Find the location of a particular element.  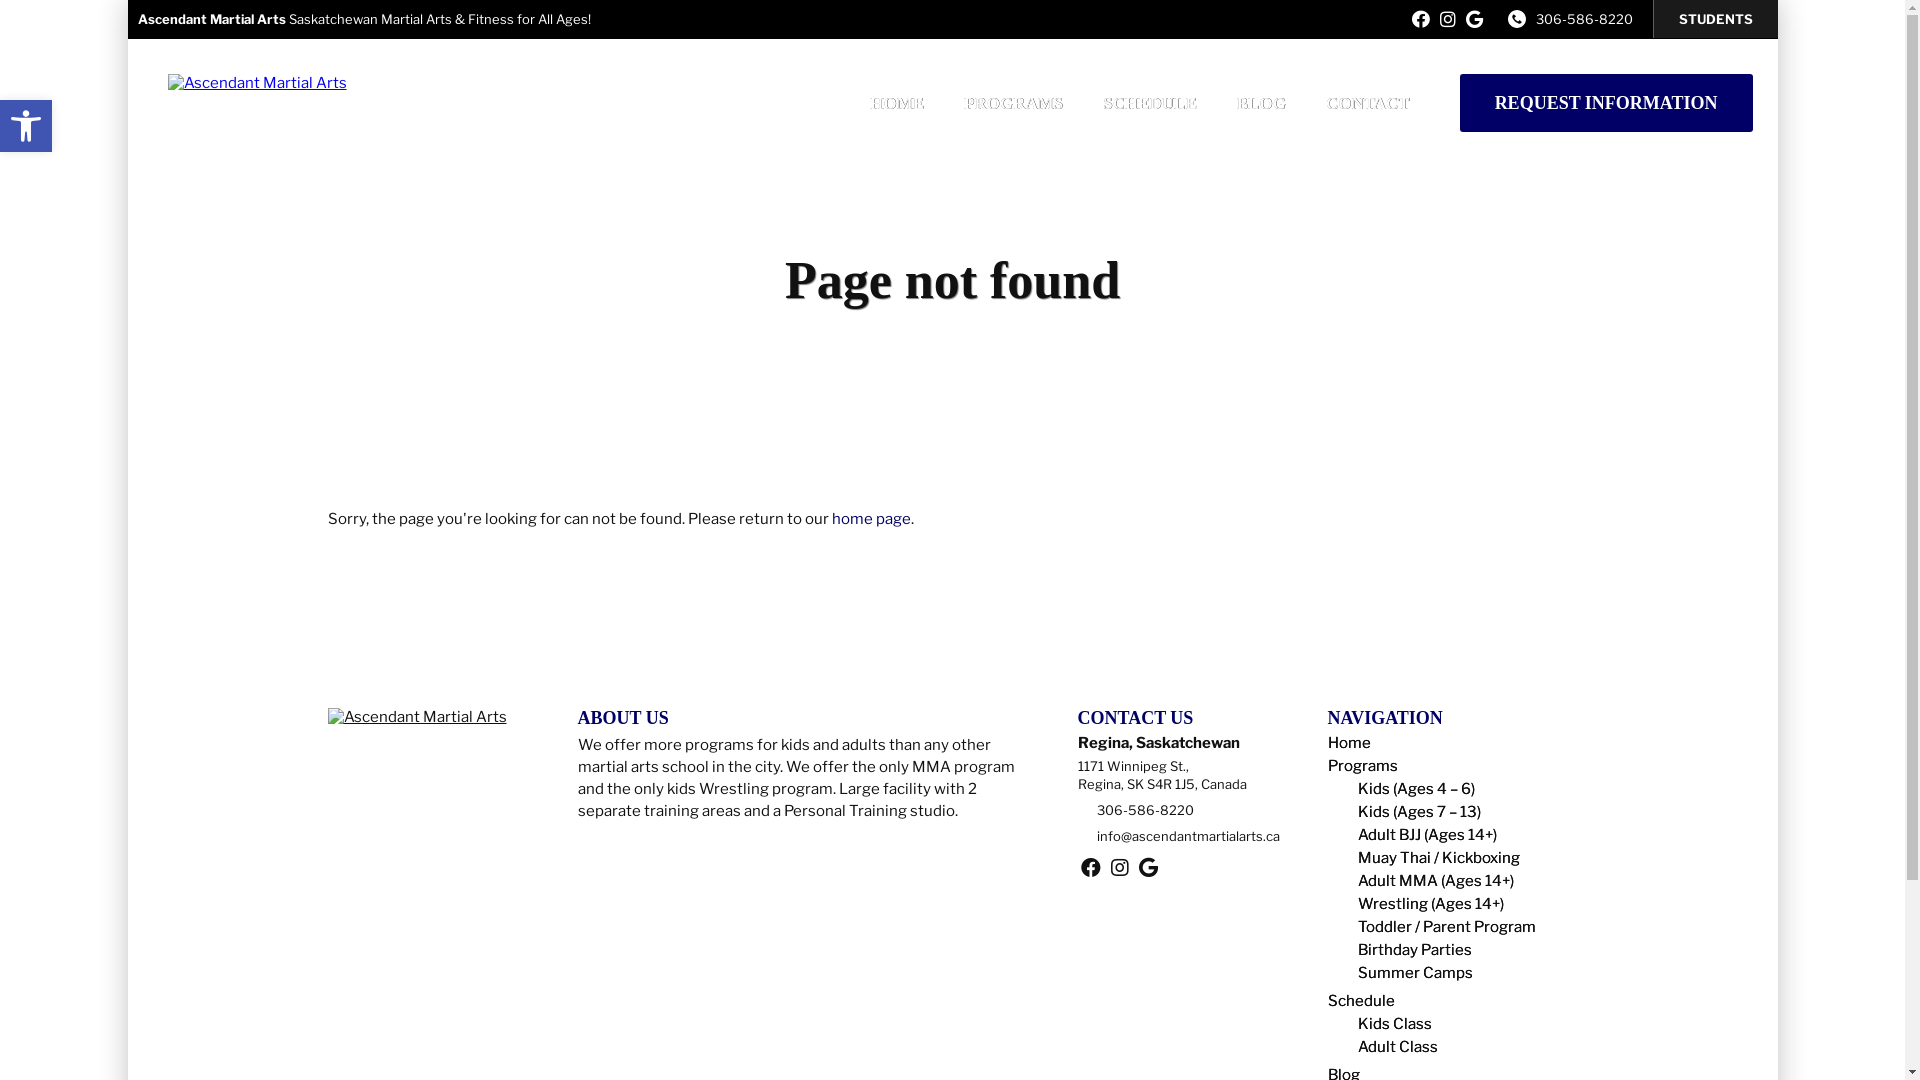

'Muay Thai / Kickboxing' is located at coordinates (1438, 856).